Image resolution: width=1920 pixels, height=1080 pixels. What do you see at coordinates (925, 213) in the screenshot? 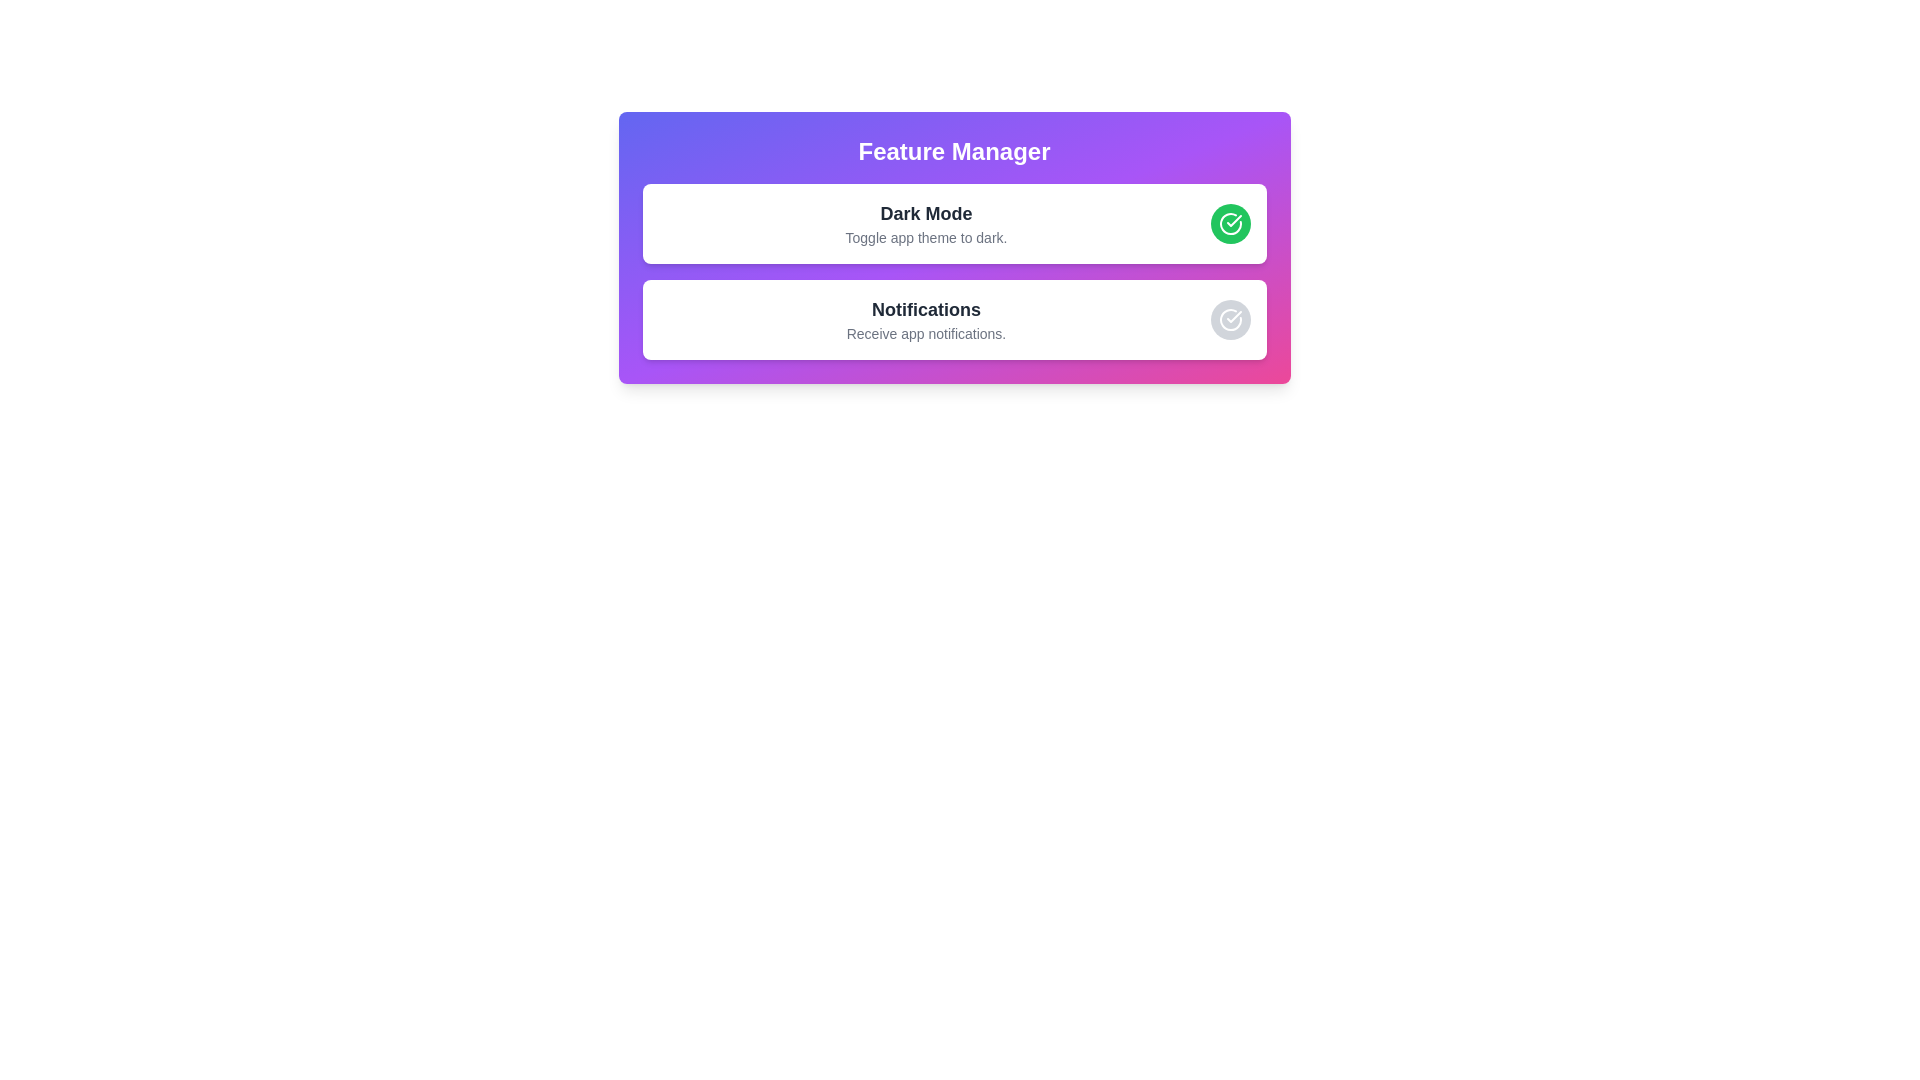
I see `the static textual label that serves as the title for toggling the app theme to dark mode, located at the top of the section` at bounding box center [925, 213].